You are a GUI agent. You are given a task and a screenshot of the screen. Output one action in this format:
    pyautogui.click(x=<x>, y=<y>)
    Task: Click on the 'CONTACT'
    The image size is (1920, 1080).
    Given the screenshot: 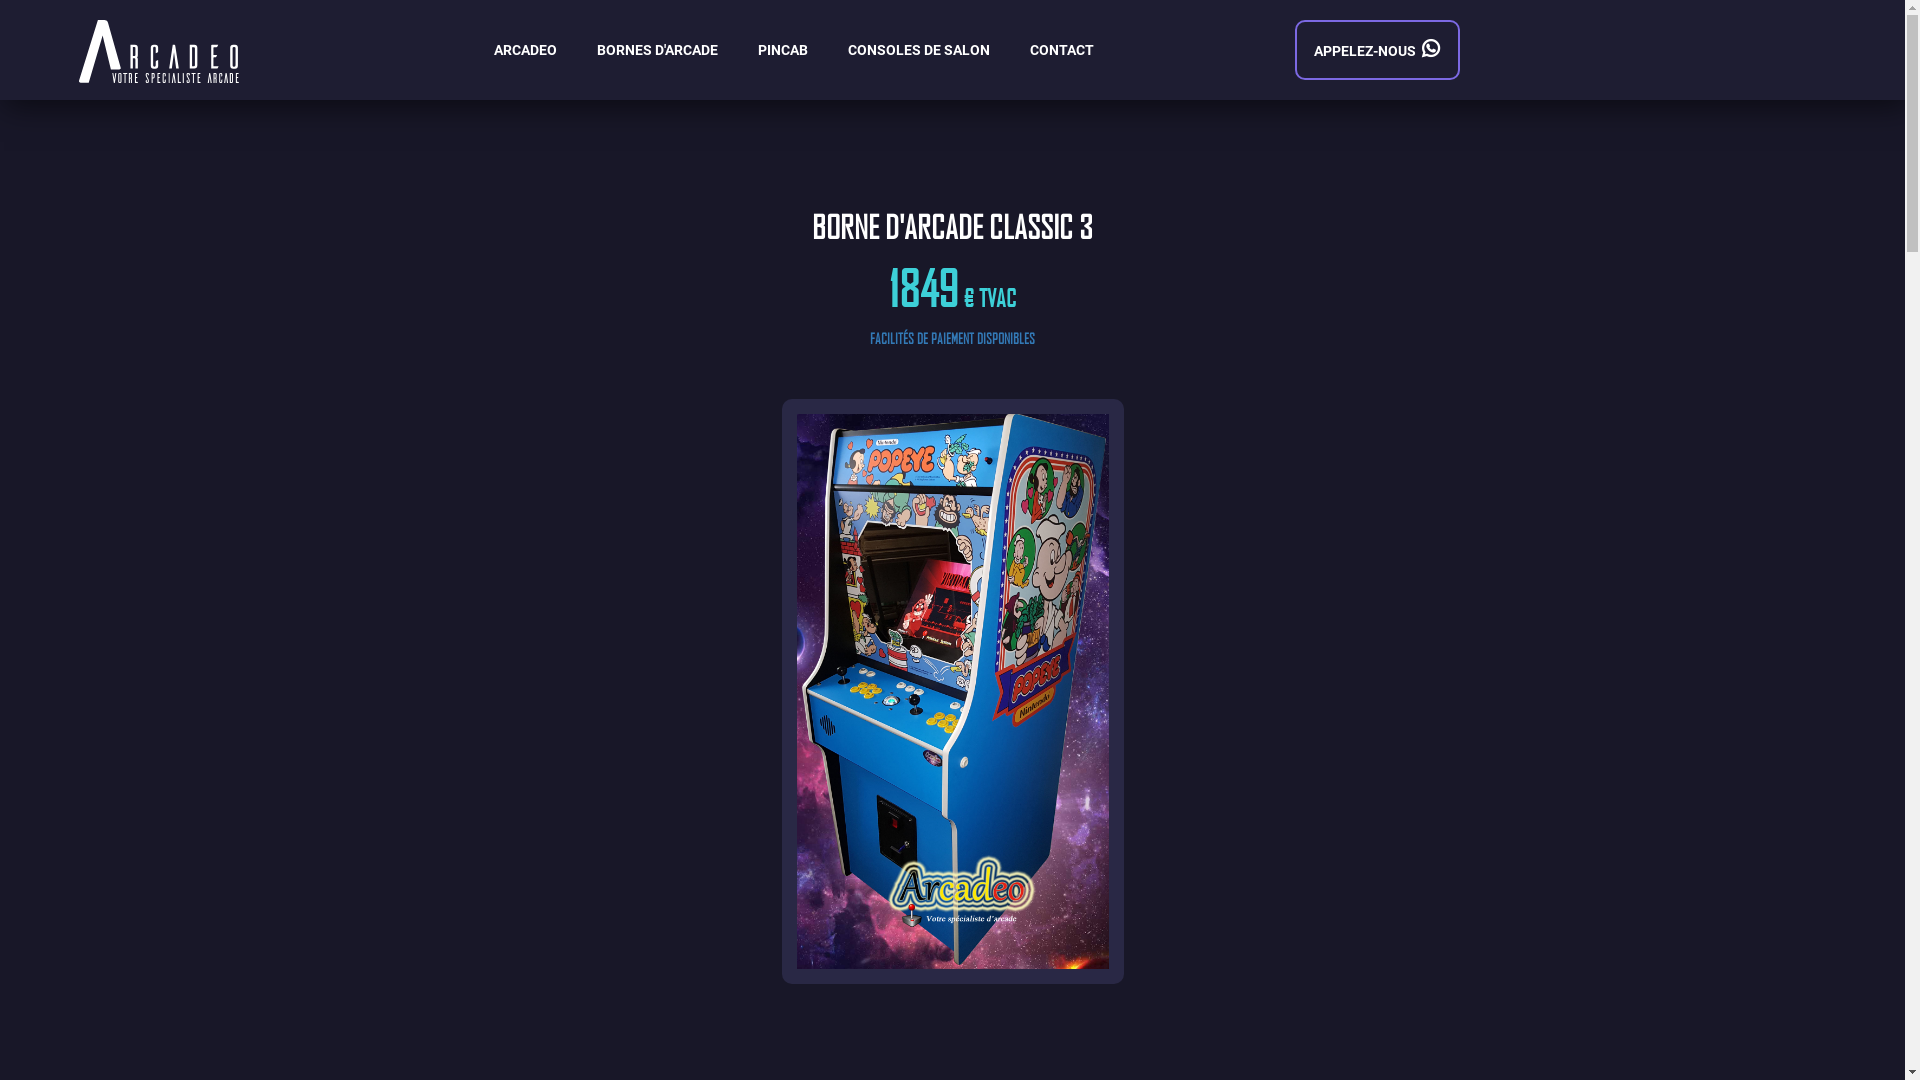 What is the action you would take?
    pyautogui.click(x=1060, y=49)
    